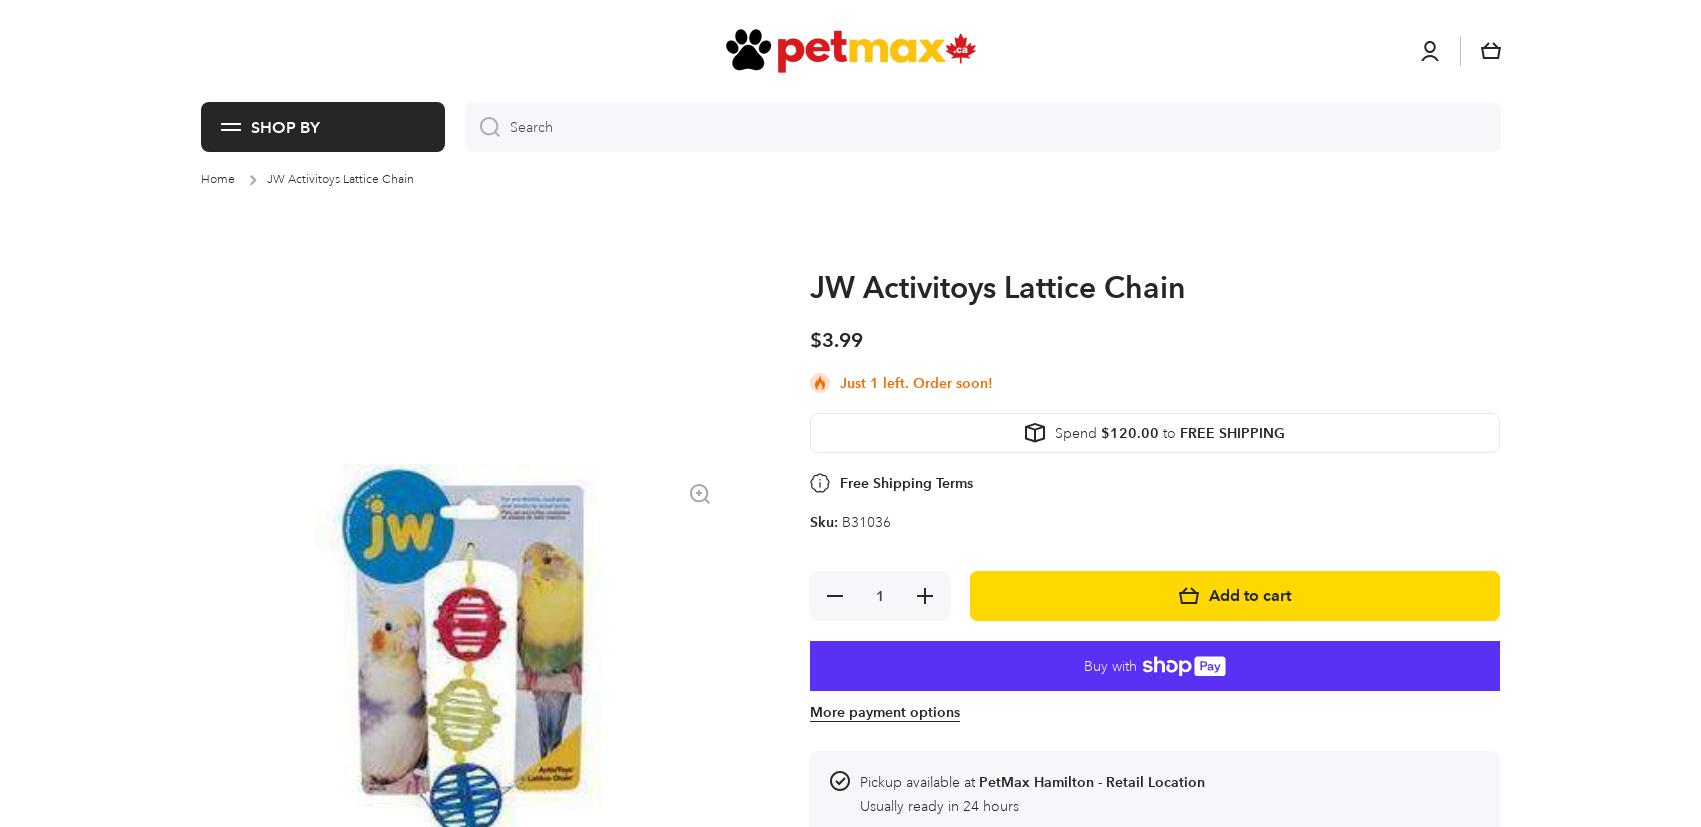 Image resolution: width=1701 pixels, height=827 pixels. Describe the element at coordinates (742, 24) in the screenshot. I see `'Scratching Posts'` at that location.